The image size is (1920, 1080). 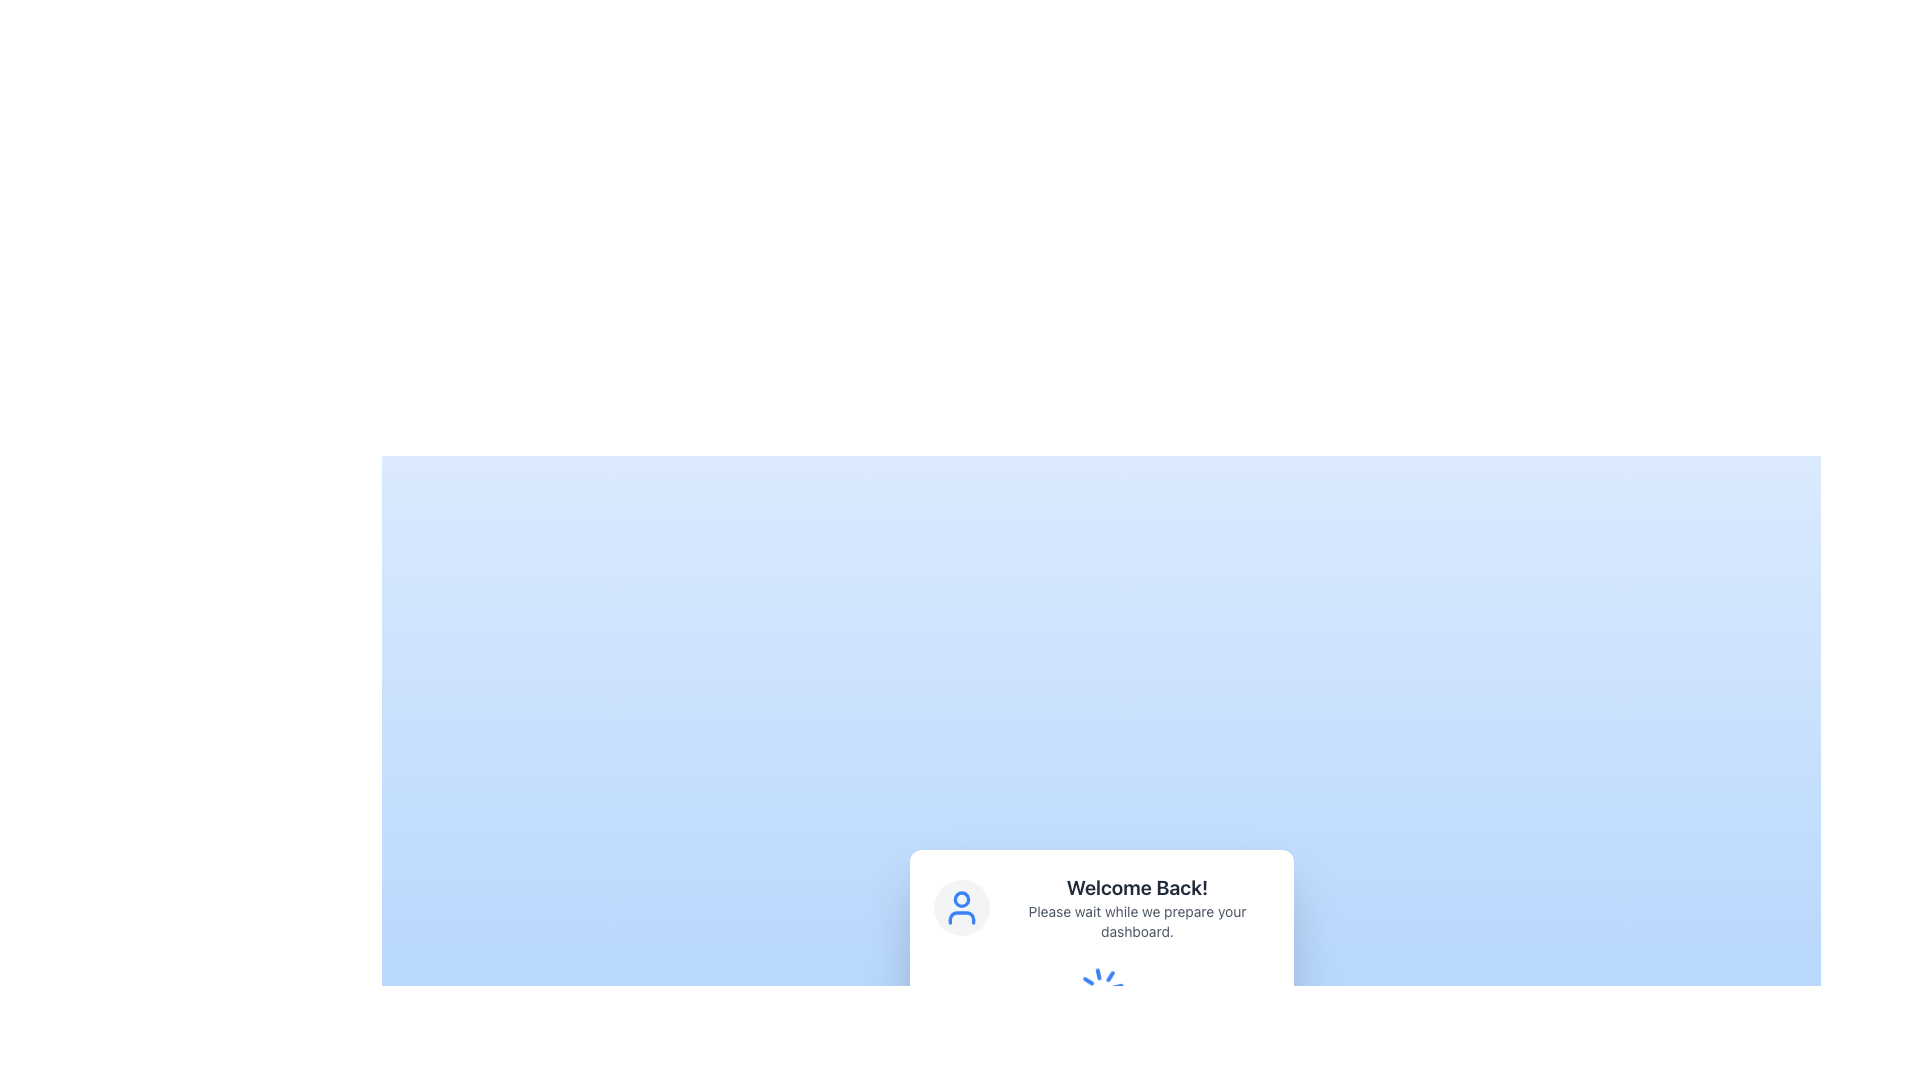 What do you see at coordinates (961, 898) in the screenshot?
I see `the decorative vector graphic element that represents the head in the user avatar icon located in the bottom panel of the application interface, to the left of the title 'Welcome Back!'` at bounding box center [961, 898].